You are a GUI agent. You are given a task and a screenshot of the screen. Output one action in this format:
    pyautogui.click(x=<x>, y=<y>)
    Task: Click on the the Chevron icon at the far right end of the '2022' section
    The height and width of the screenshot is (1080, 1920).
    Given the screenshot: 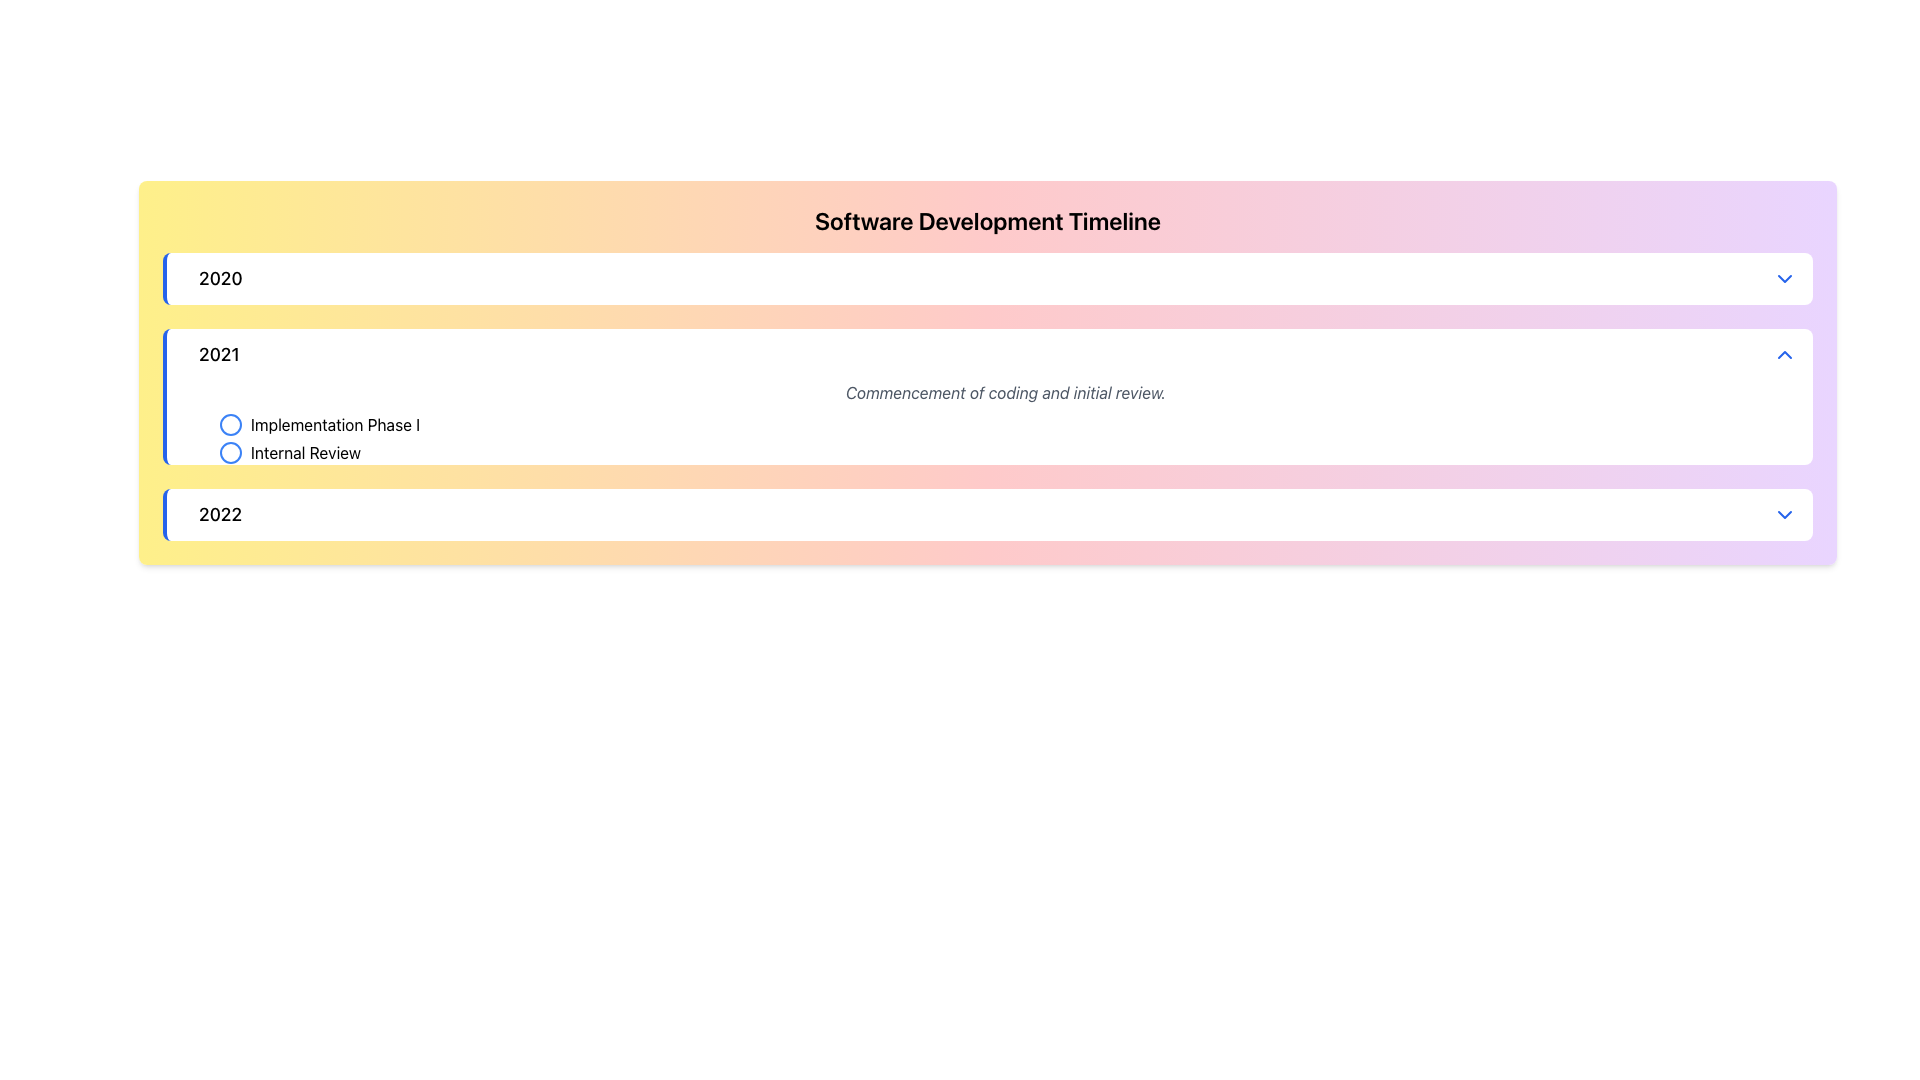 What is the action you would take?
    pyautogui.click(x=1785, y=514)
    